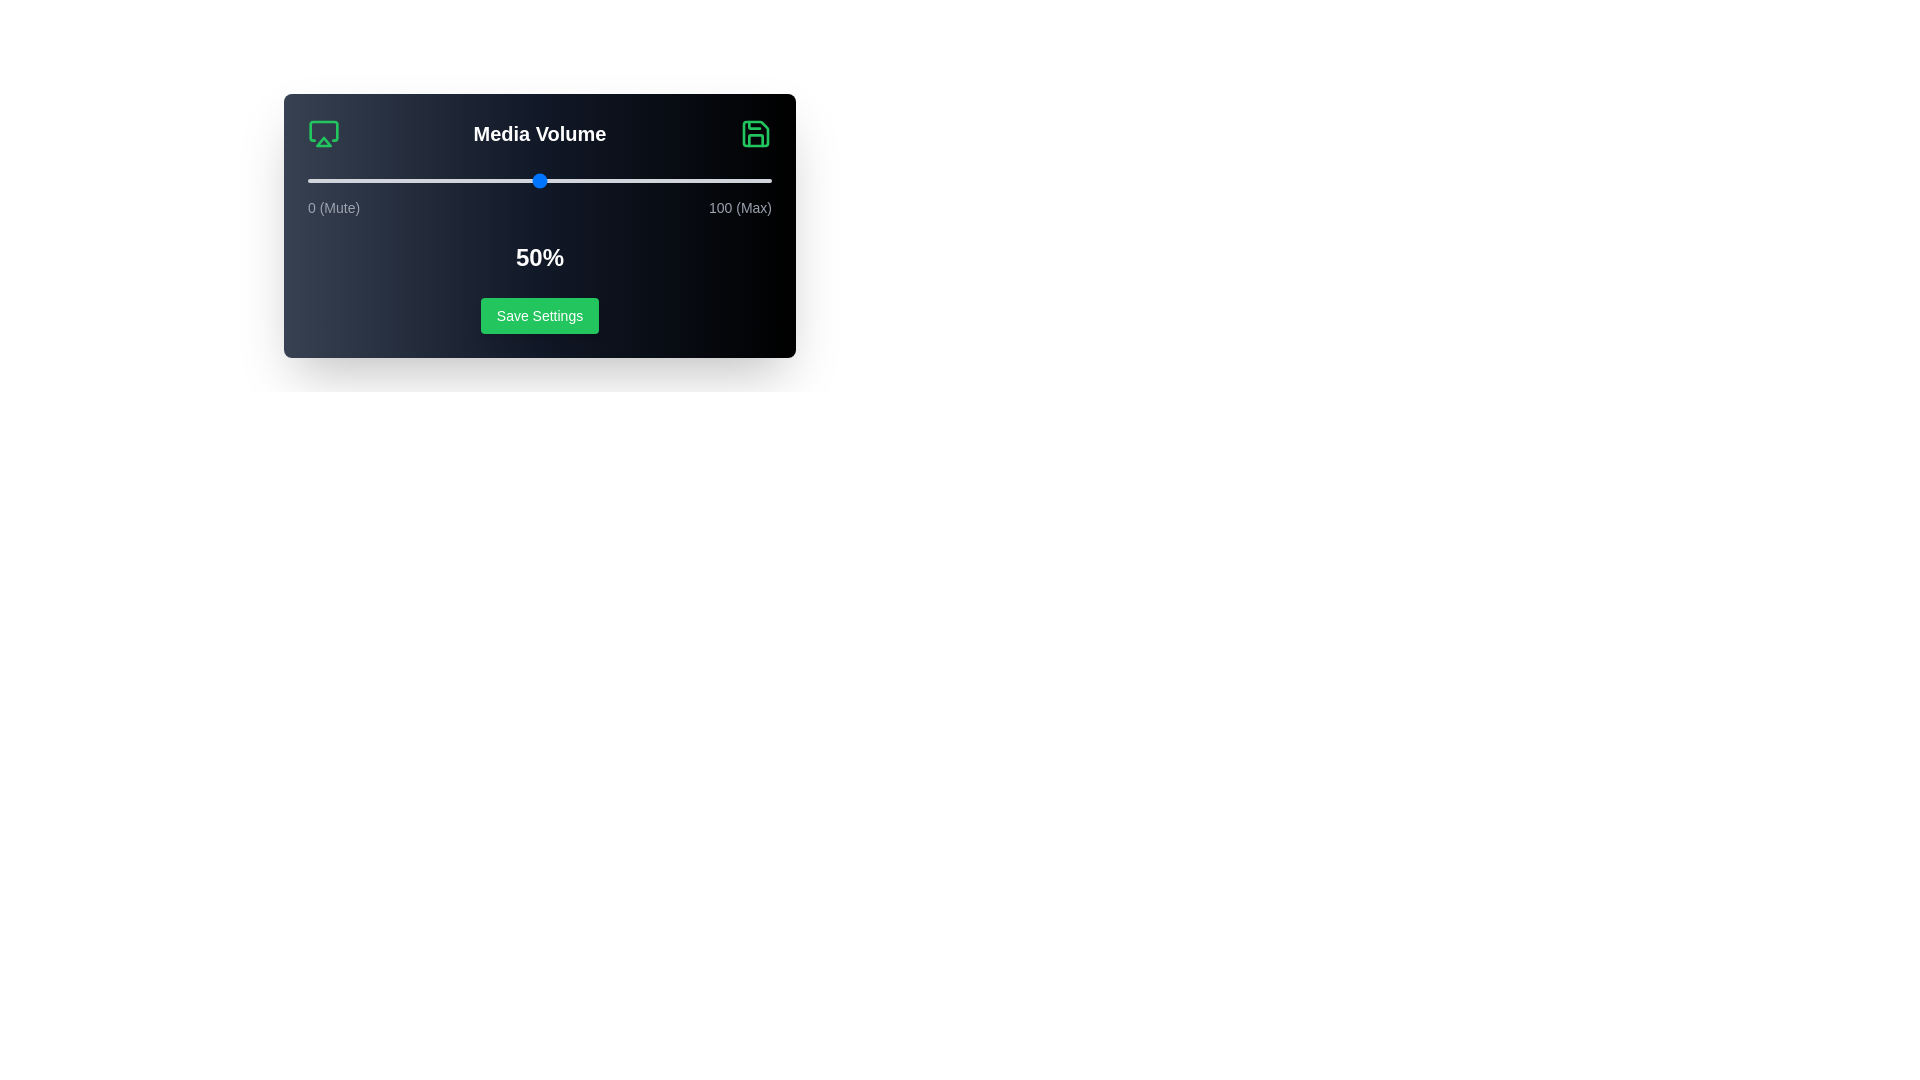  What do you see at coordinates (761, 181) in the screenshot?
I see `the volume slider to 98%` at bounding box center [761, 181].